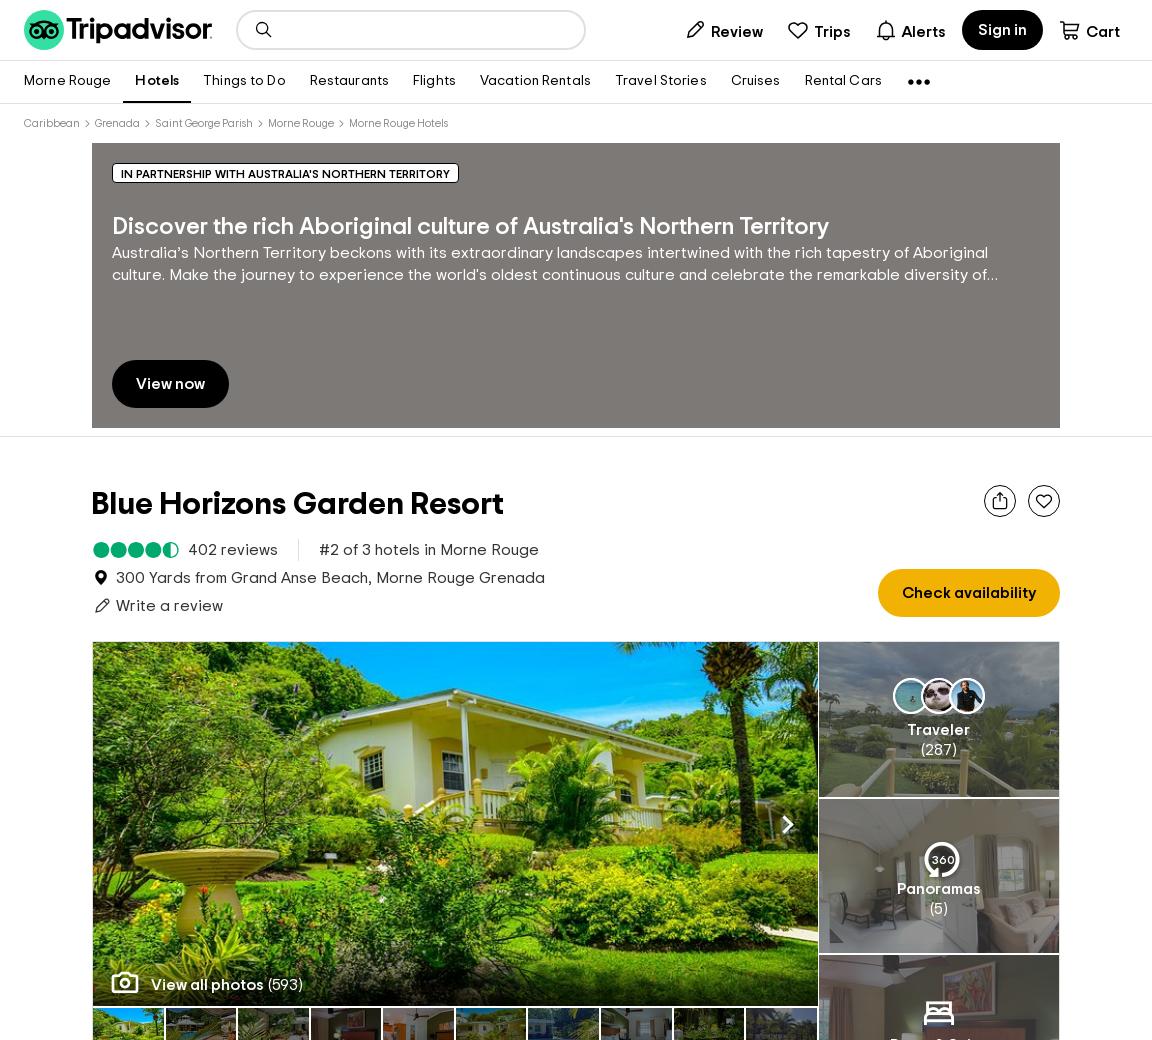 Image resolution: width=1152 pixels, height=1040 pixels. What do you see at coordinates (115, 577) in the screenshot?
I see `'300 Yards from Grand Anse Beach, Morne Rouge Grenada'` at bounding box center [115, 577].